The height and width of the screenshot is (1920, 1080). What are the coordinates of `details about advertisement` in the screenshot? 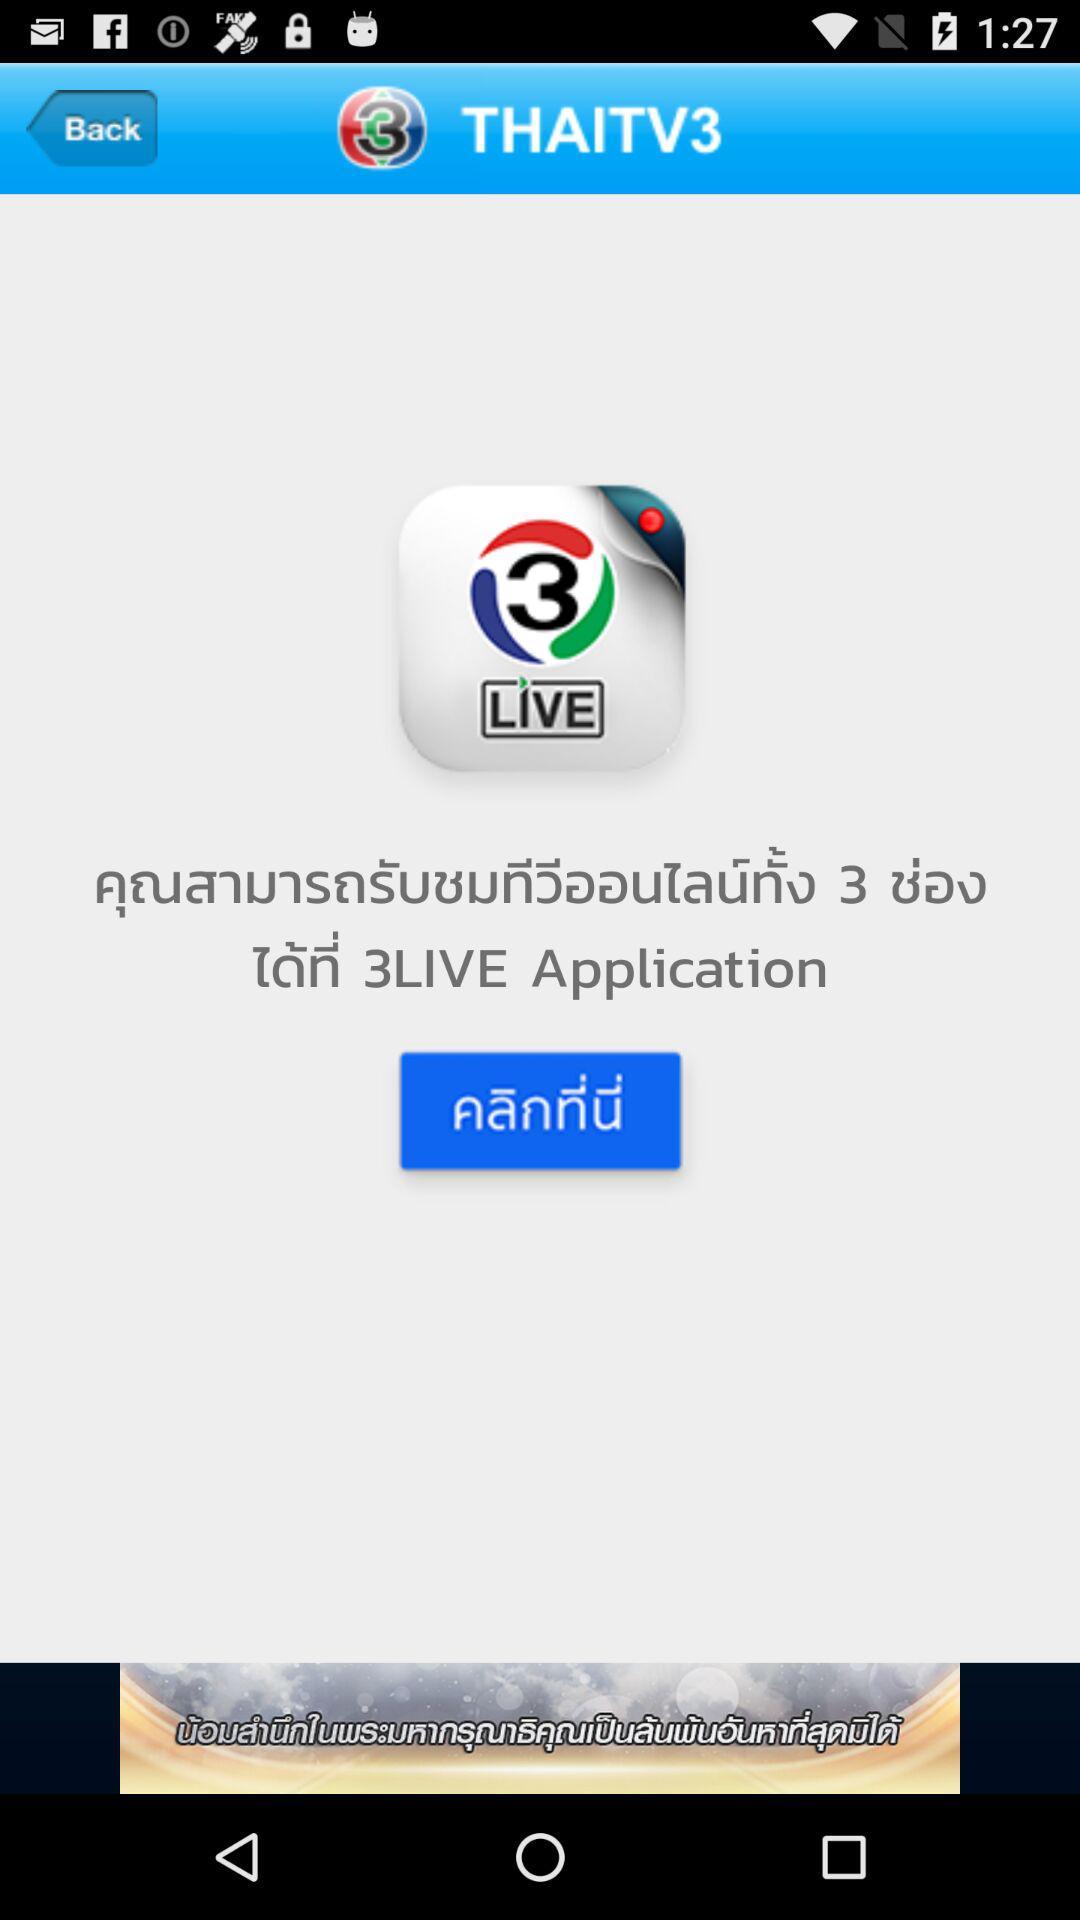 It's located at (540, 1727).